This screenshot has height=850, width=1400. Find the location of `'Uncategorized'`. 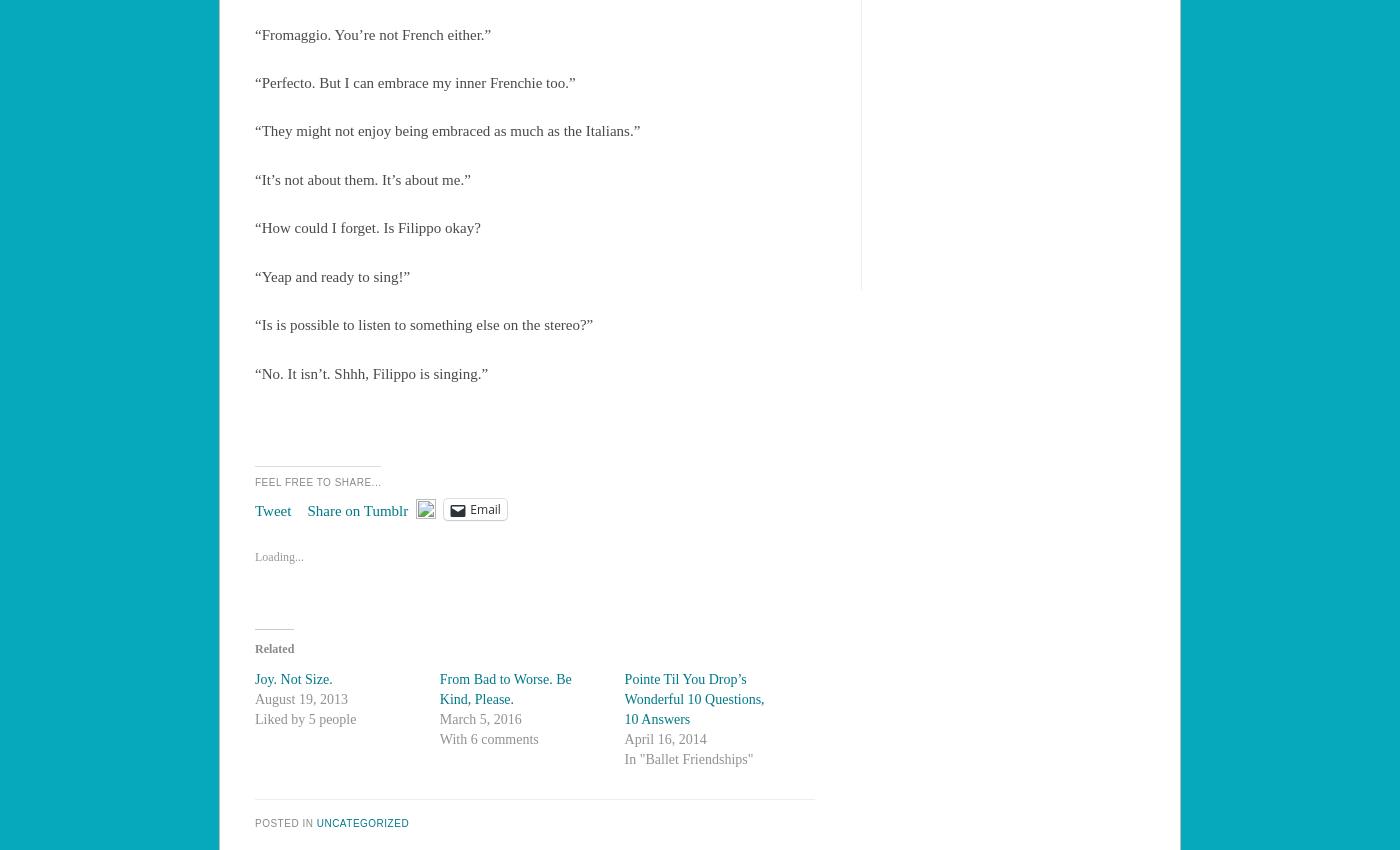

'Uncategorized' is located at coordinates (362, 822).